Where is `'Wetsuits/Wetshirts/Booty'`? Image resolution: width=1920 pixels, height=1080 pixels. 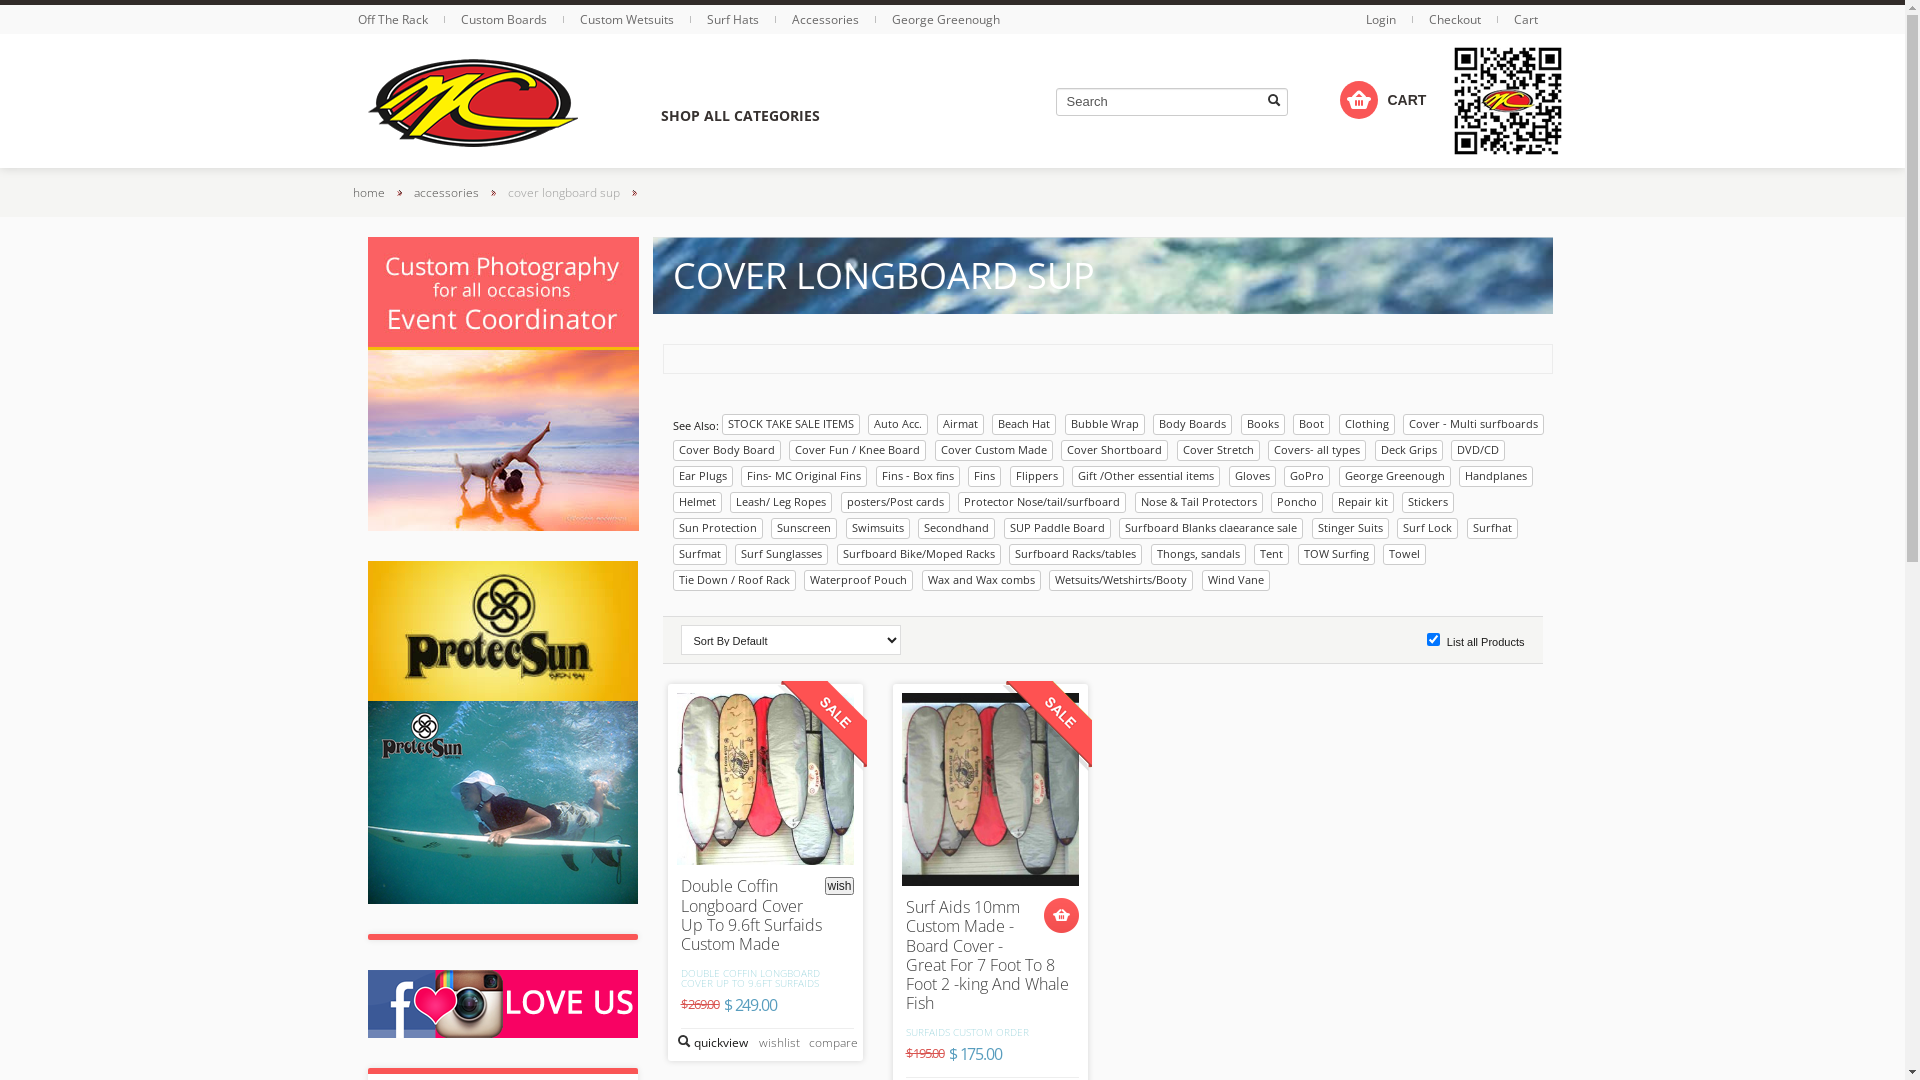
'Wetsuits/Wetshirts/Booty' is located at coordinates (1121, 580).